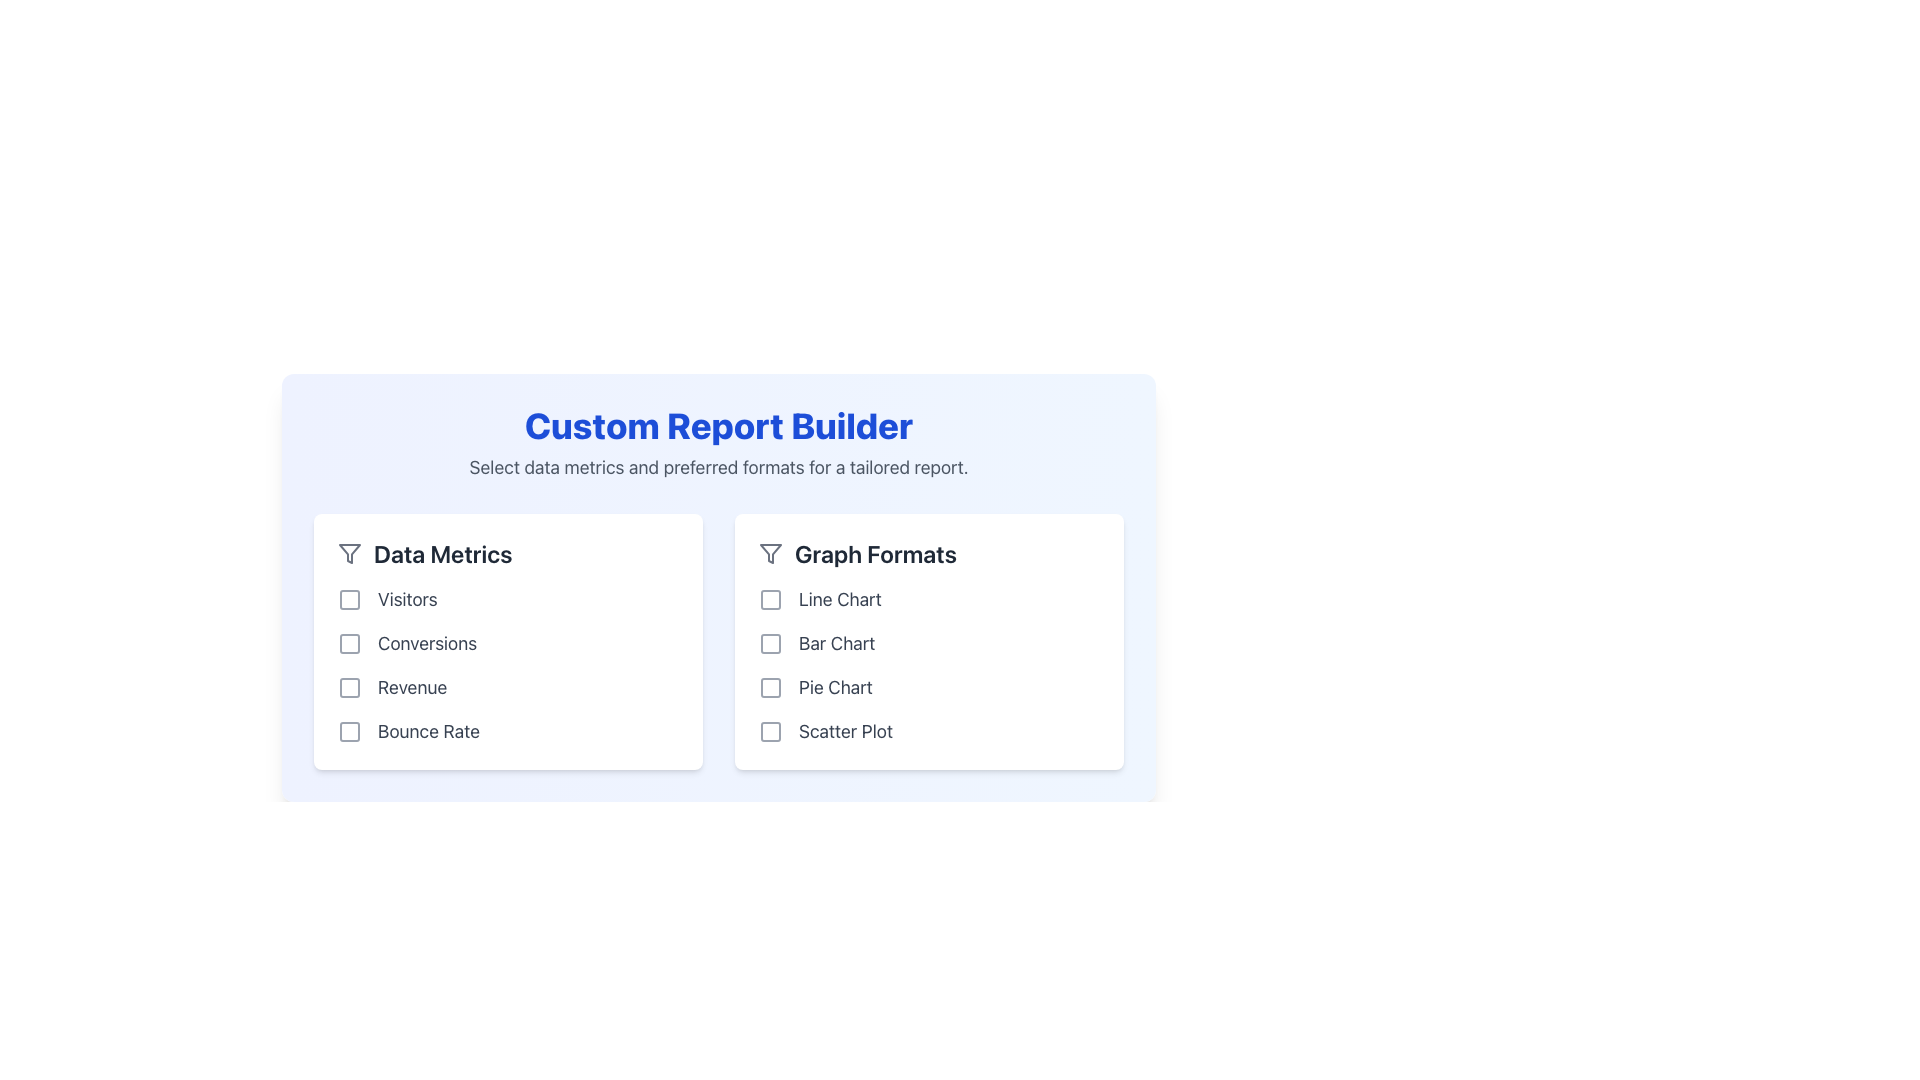 This screenshot has width=1920, height=1080. Describe the element at coordinates (350, 644) in the screenshot. I see `the second checkbox in the 'Data Metrics' section` at that location.